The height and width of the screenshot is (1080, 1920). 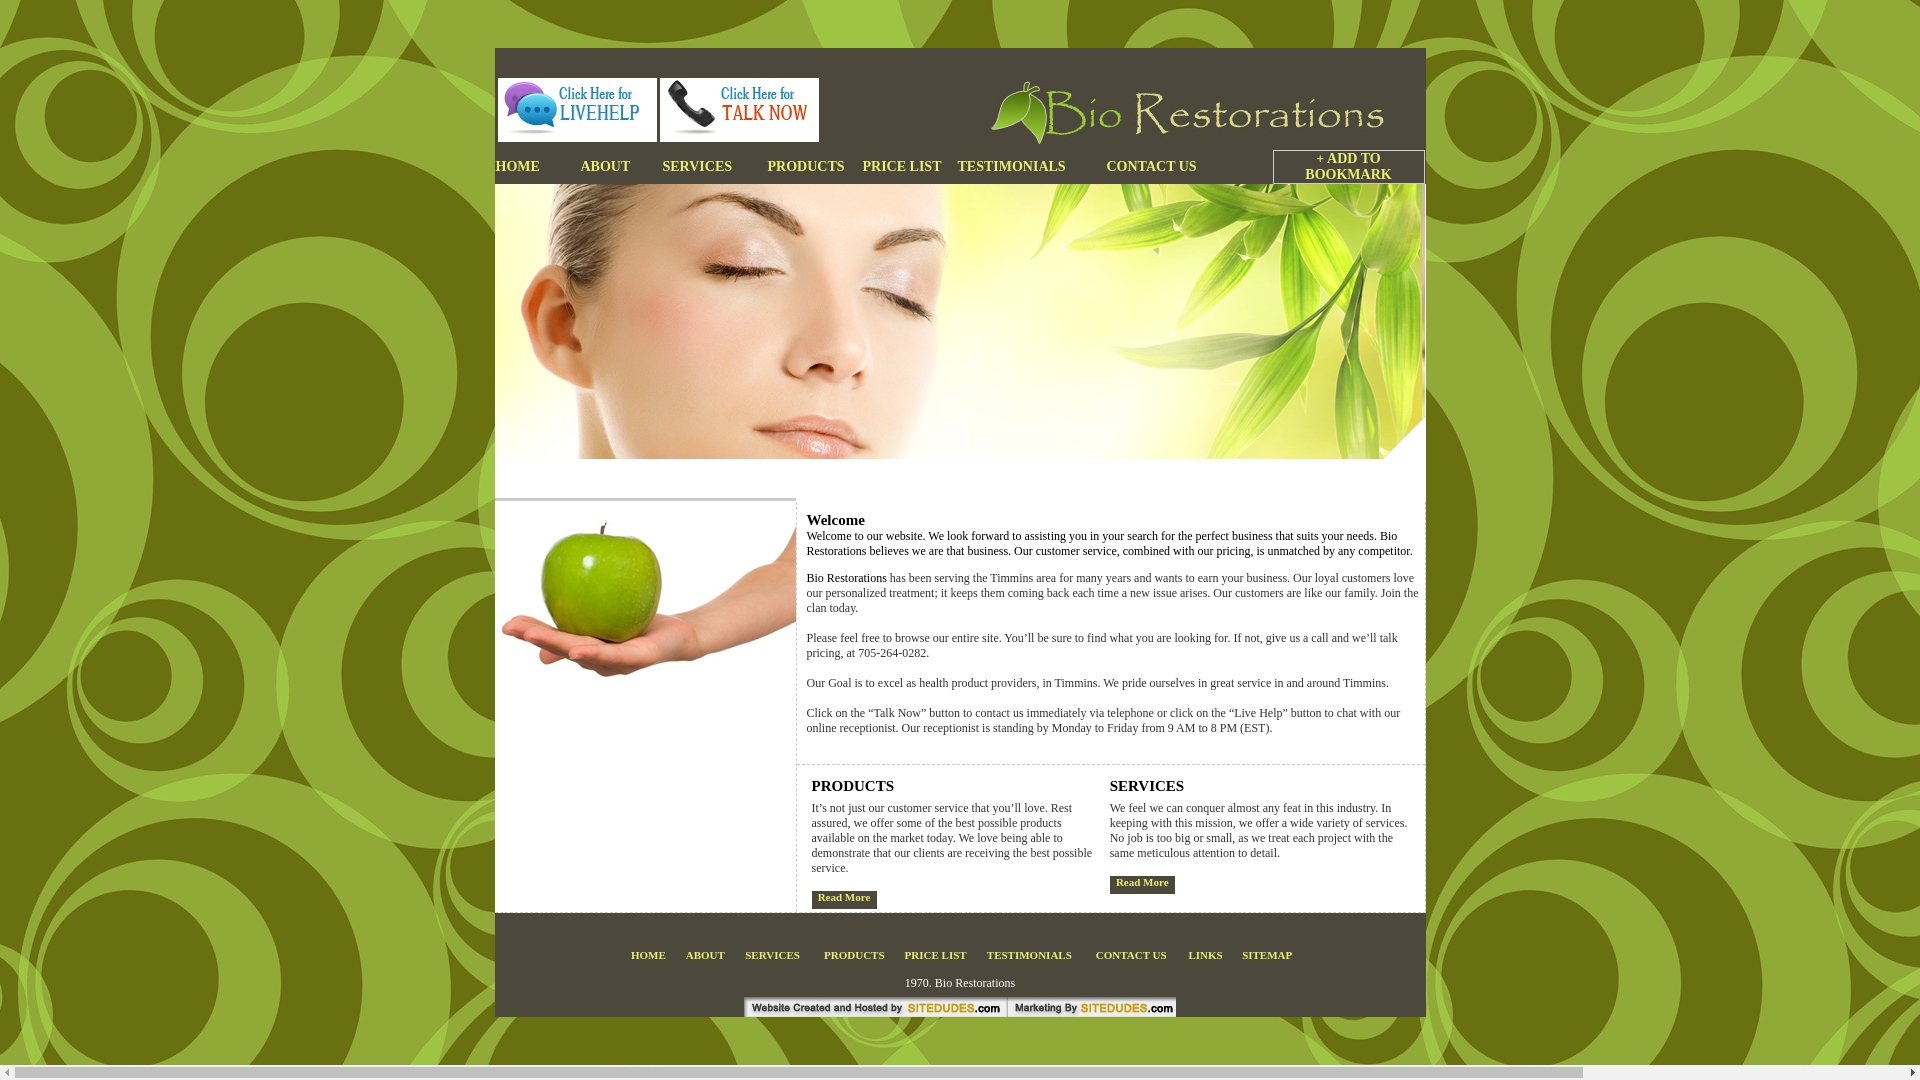 I want to click on 'ABOUT', so click(x=705, y=954).